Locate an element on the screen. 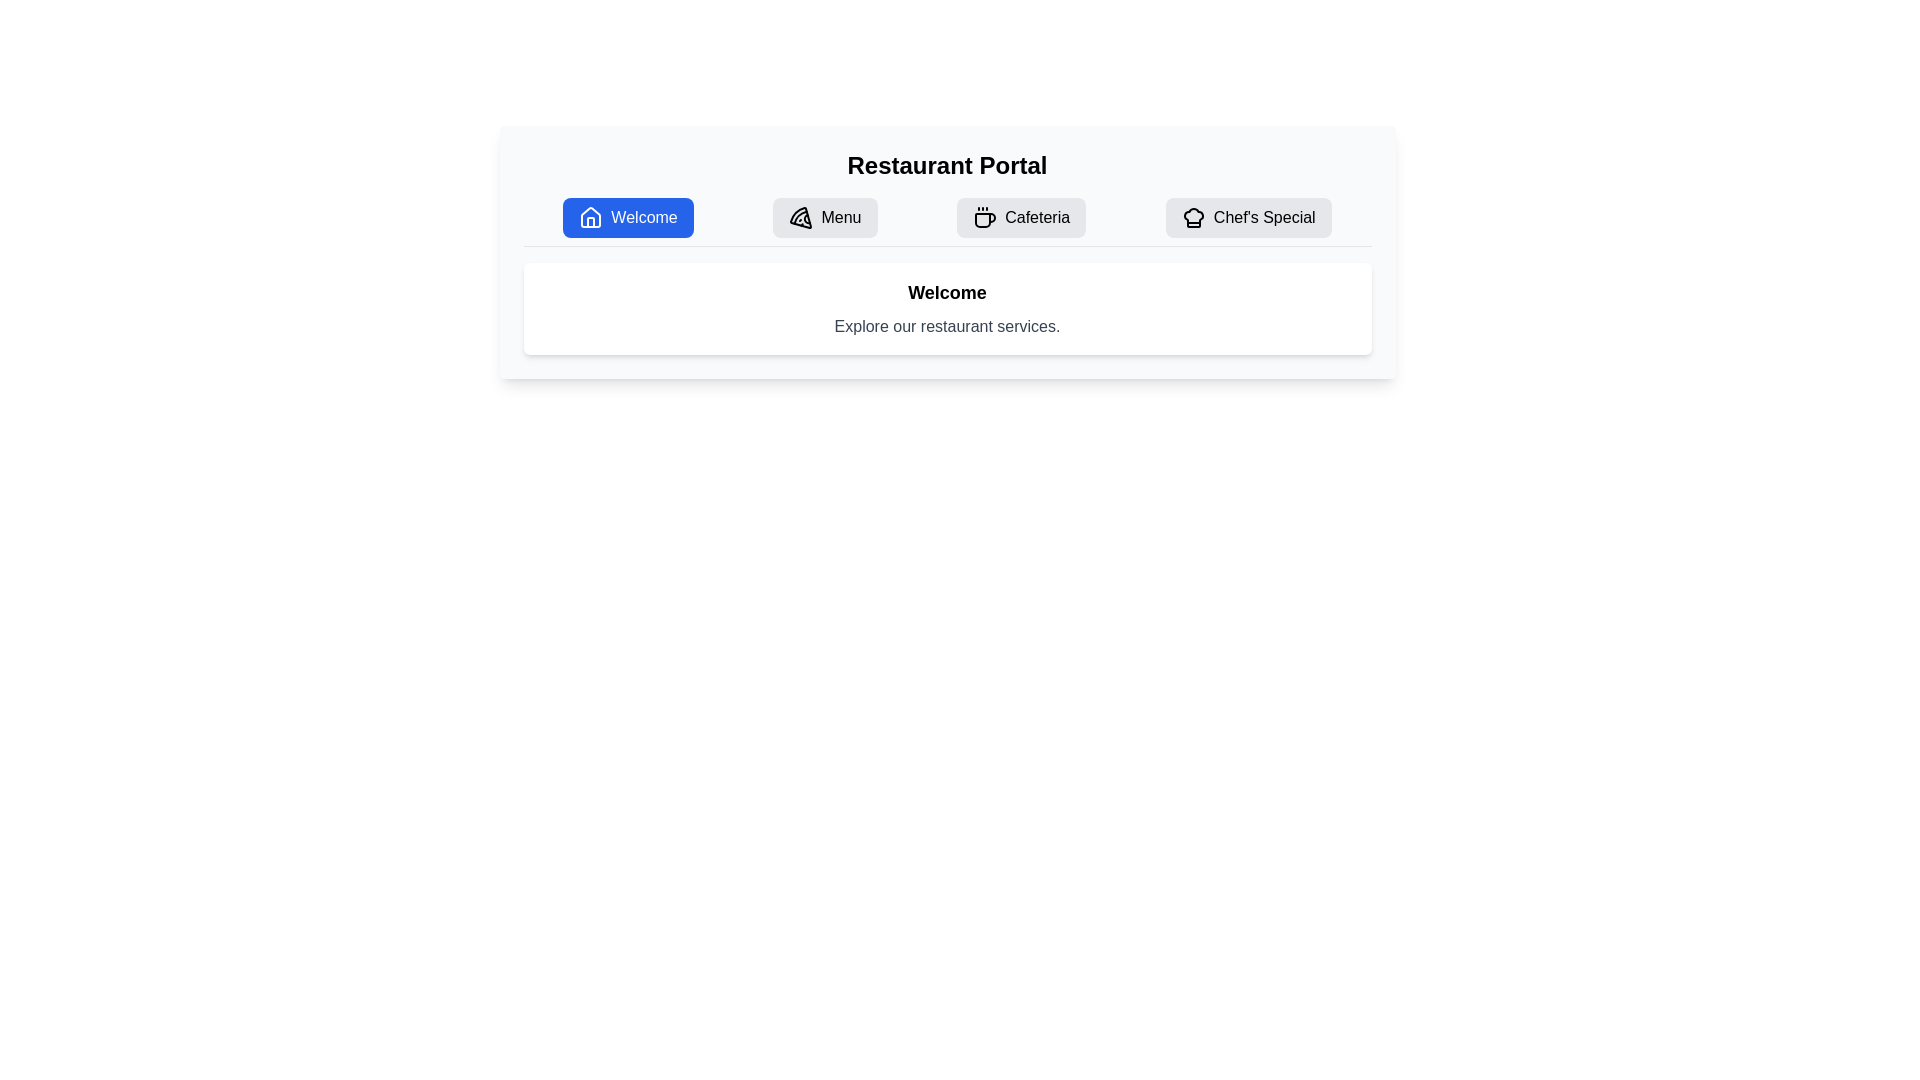 Image resolution: width=1920 pixels, height=1080 pixels. the Informational panel, which is a white box with rounded corners containing 'Welcome' and 'Explore our restaurant services.' text is located at coordinates (946, 308).